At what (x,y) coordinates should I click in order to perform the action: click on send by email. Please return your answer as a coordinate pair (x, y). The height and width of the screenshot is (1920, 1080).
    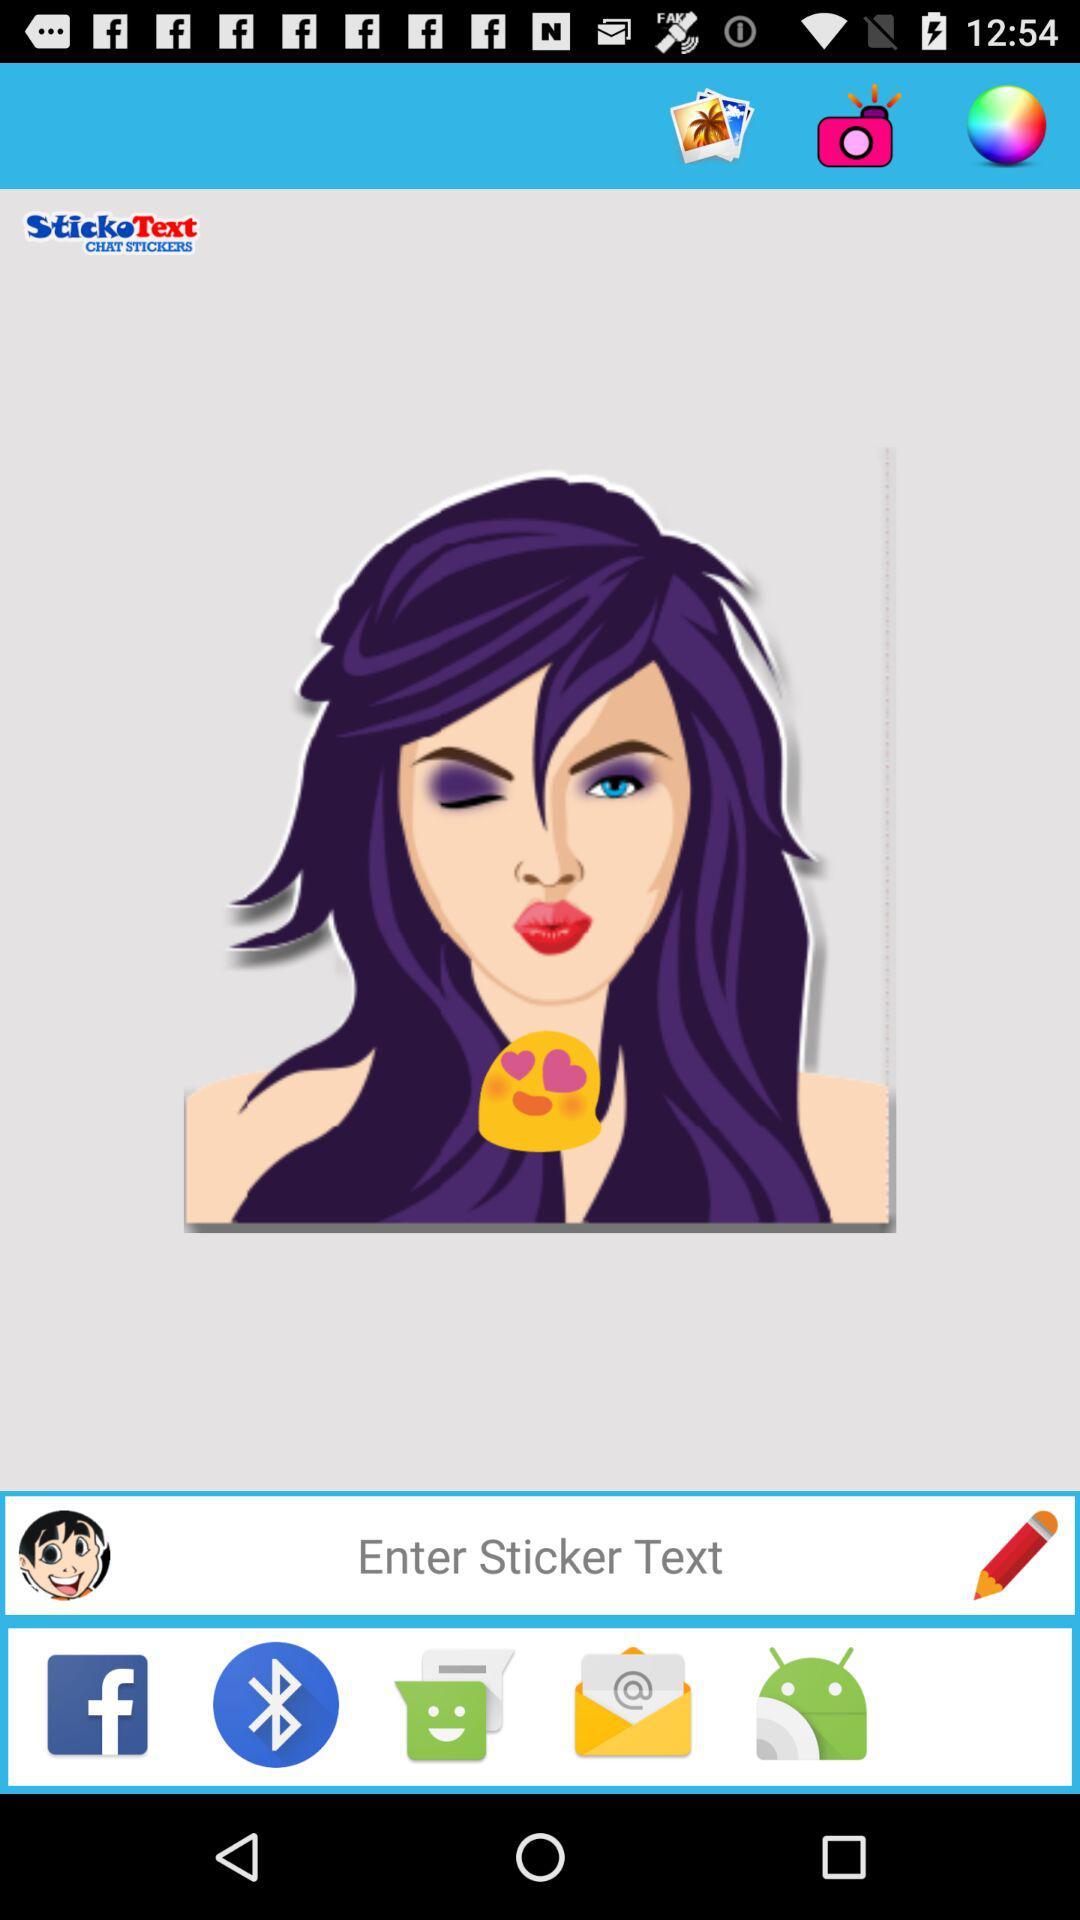
    Looking at the image, I should click on (632, 1703).